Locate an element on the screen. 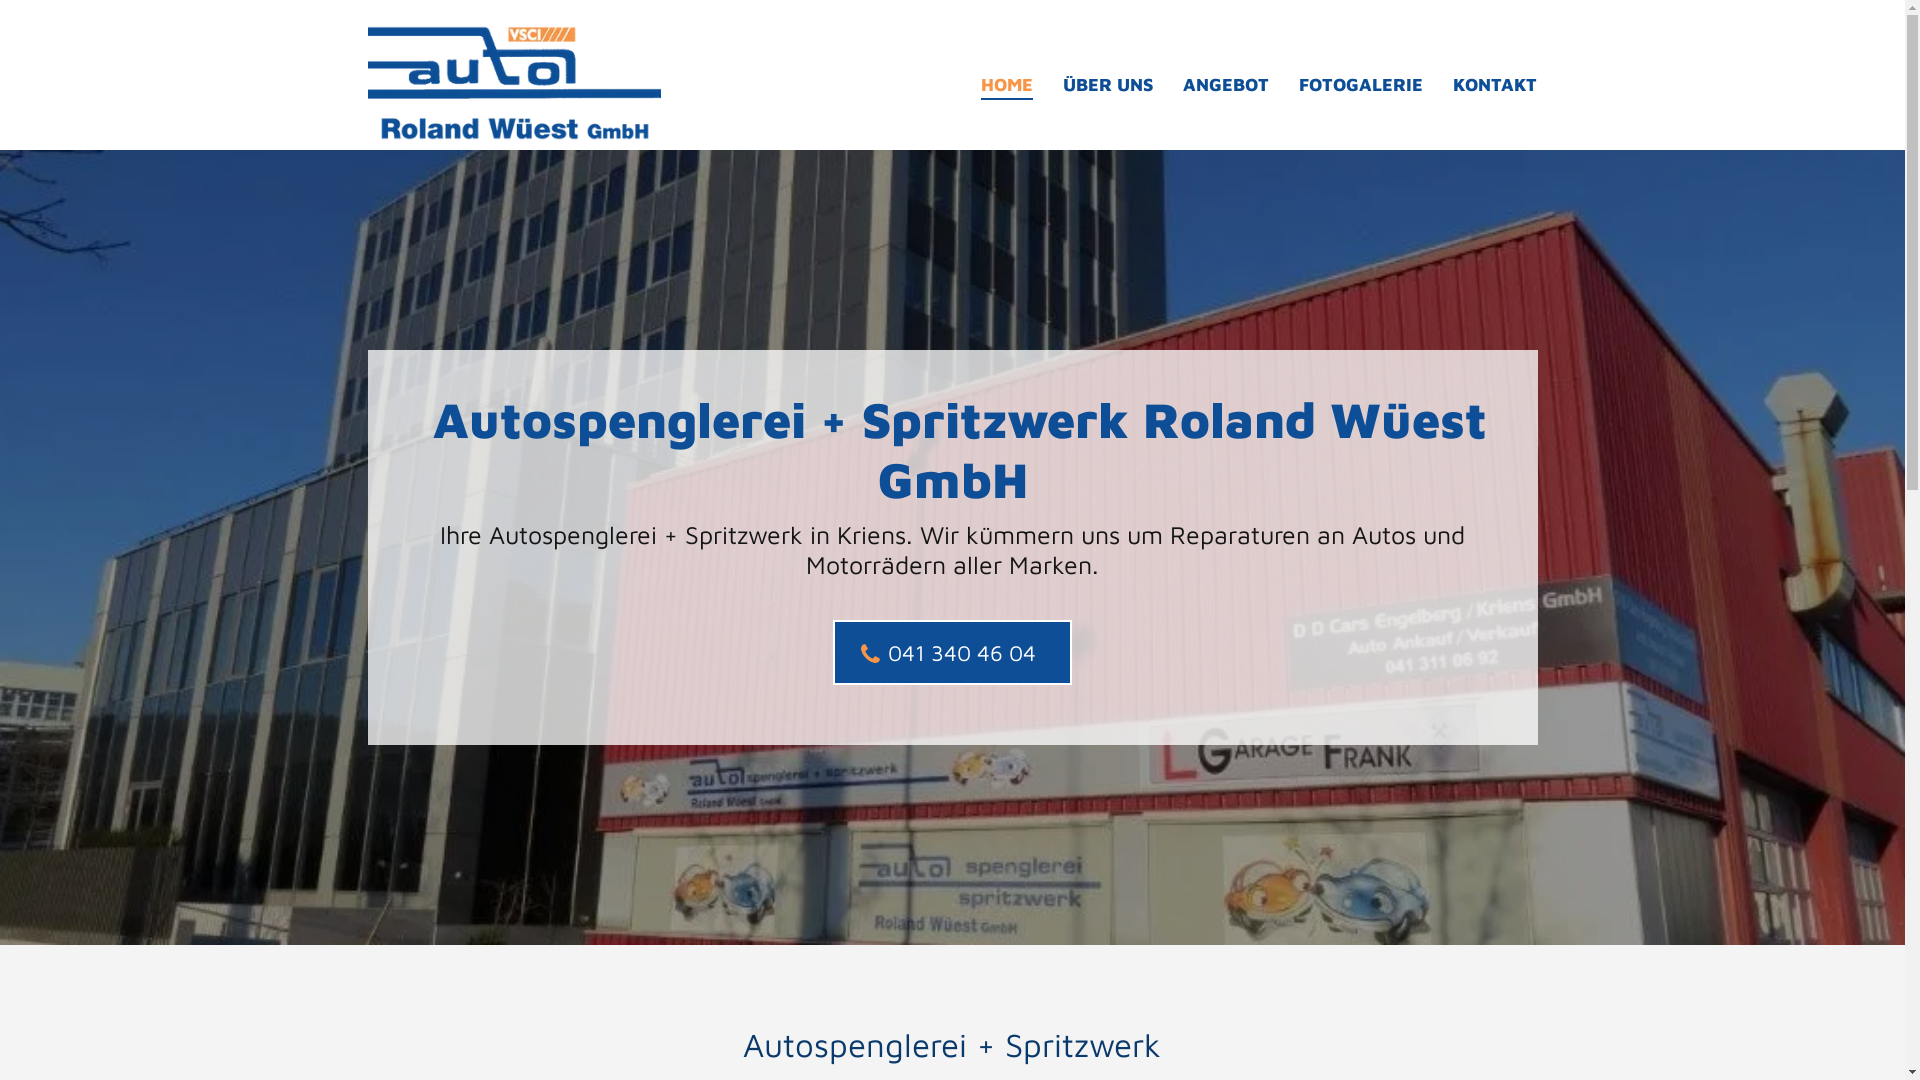 Image resolution: width=1920 pixels, height=1080 pixels. 'ANGEBOT' is located at coordinates (1224, 79).